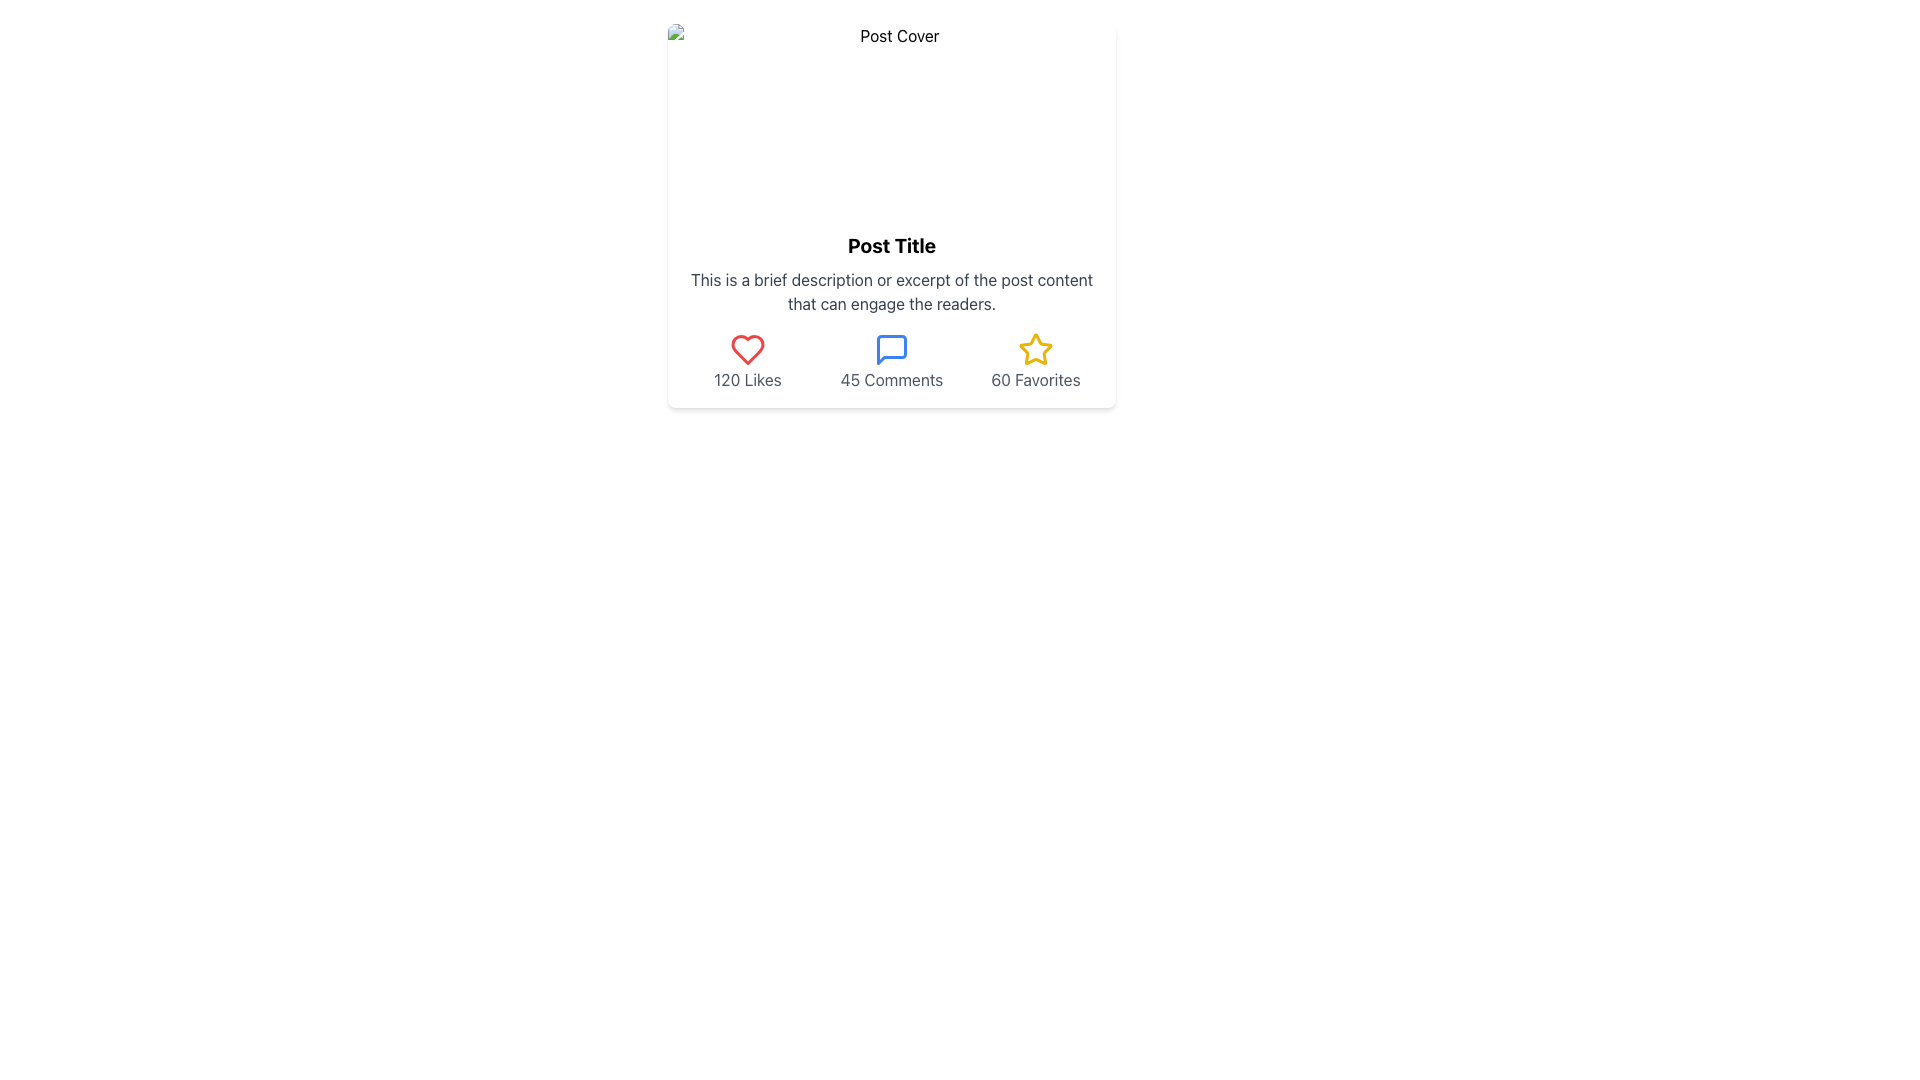 The image size is (1920, 1080). I want to click on the interactive statistic display section showing '45 Comments', so click(891, 362).